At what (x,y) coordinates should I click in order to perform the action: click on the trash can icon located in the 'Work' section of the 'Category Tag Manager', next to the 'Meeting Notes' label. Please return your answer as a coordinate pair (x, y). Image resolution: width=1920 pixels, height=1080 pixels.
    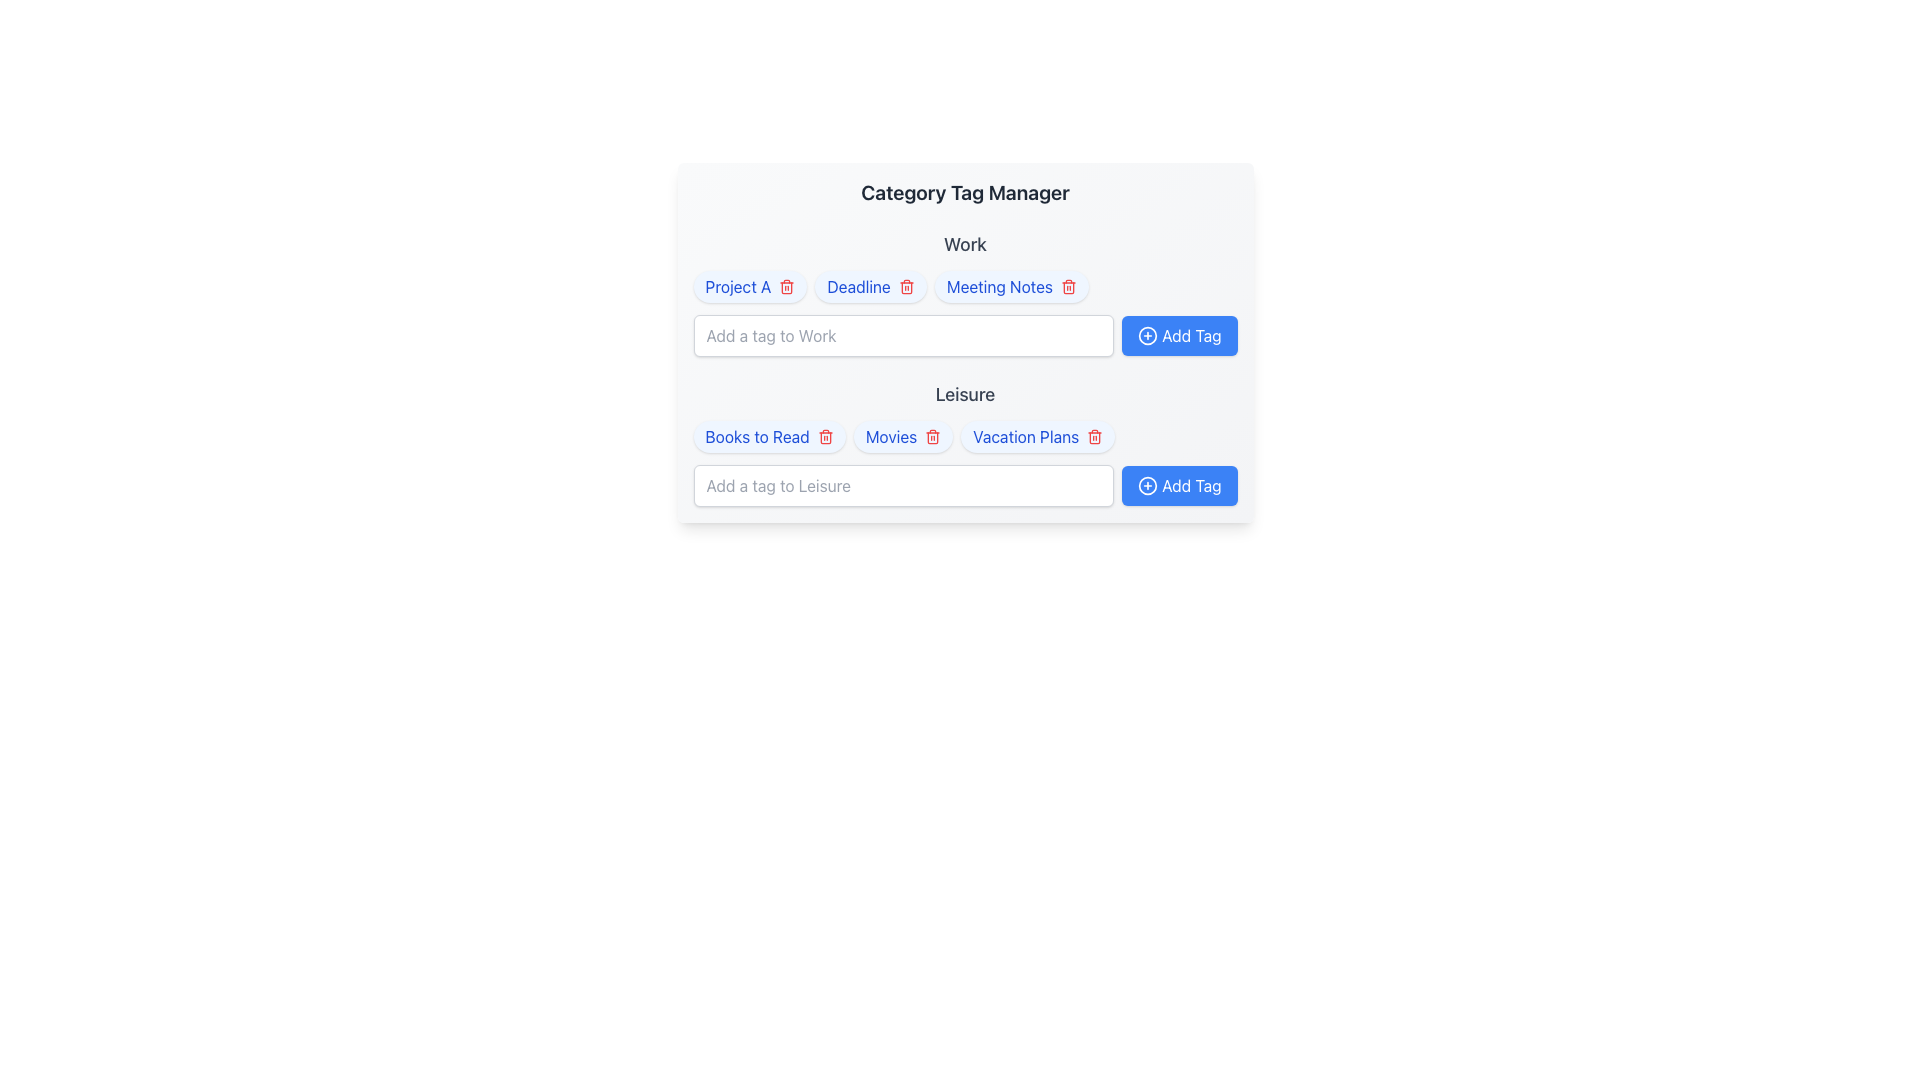
    Looking at the image, I should click on (1067, 288).